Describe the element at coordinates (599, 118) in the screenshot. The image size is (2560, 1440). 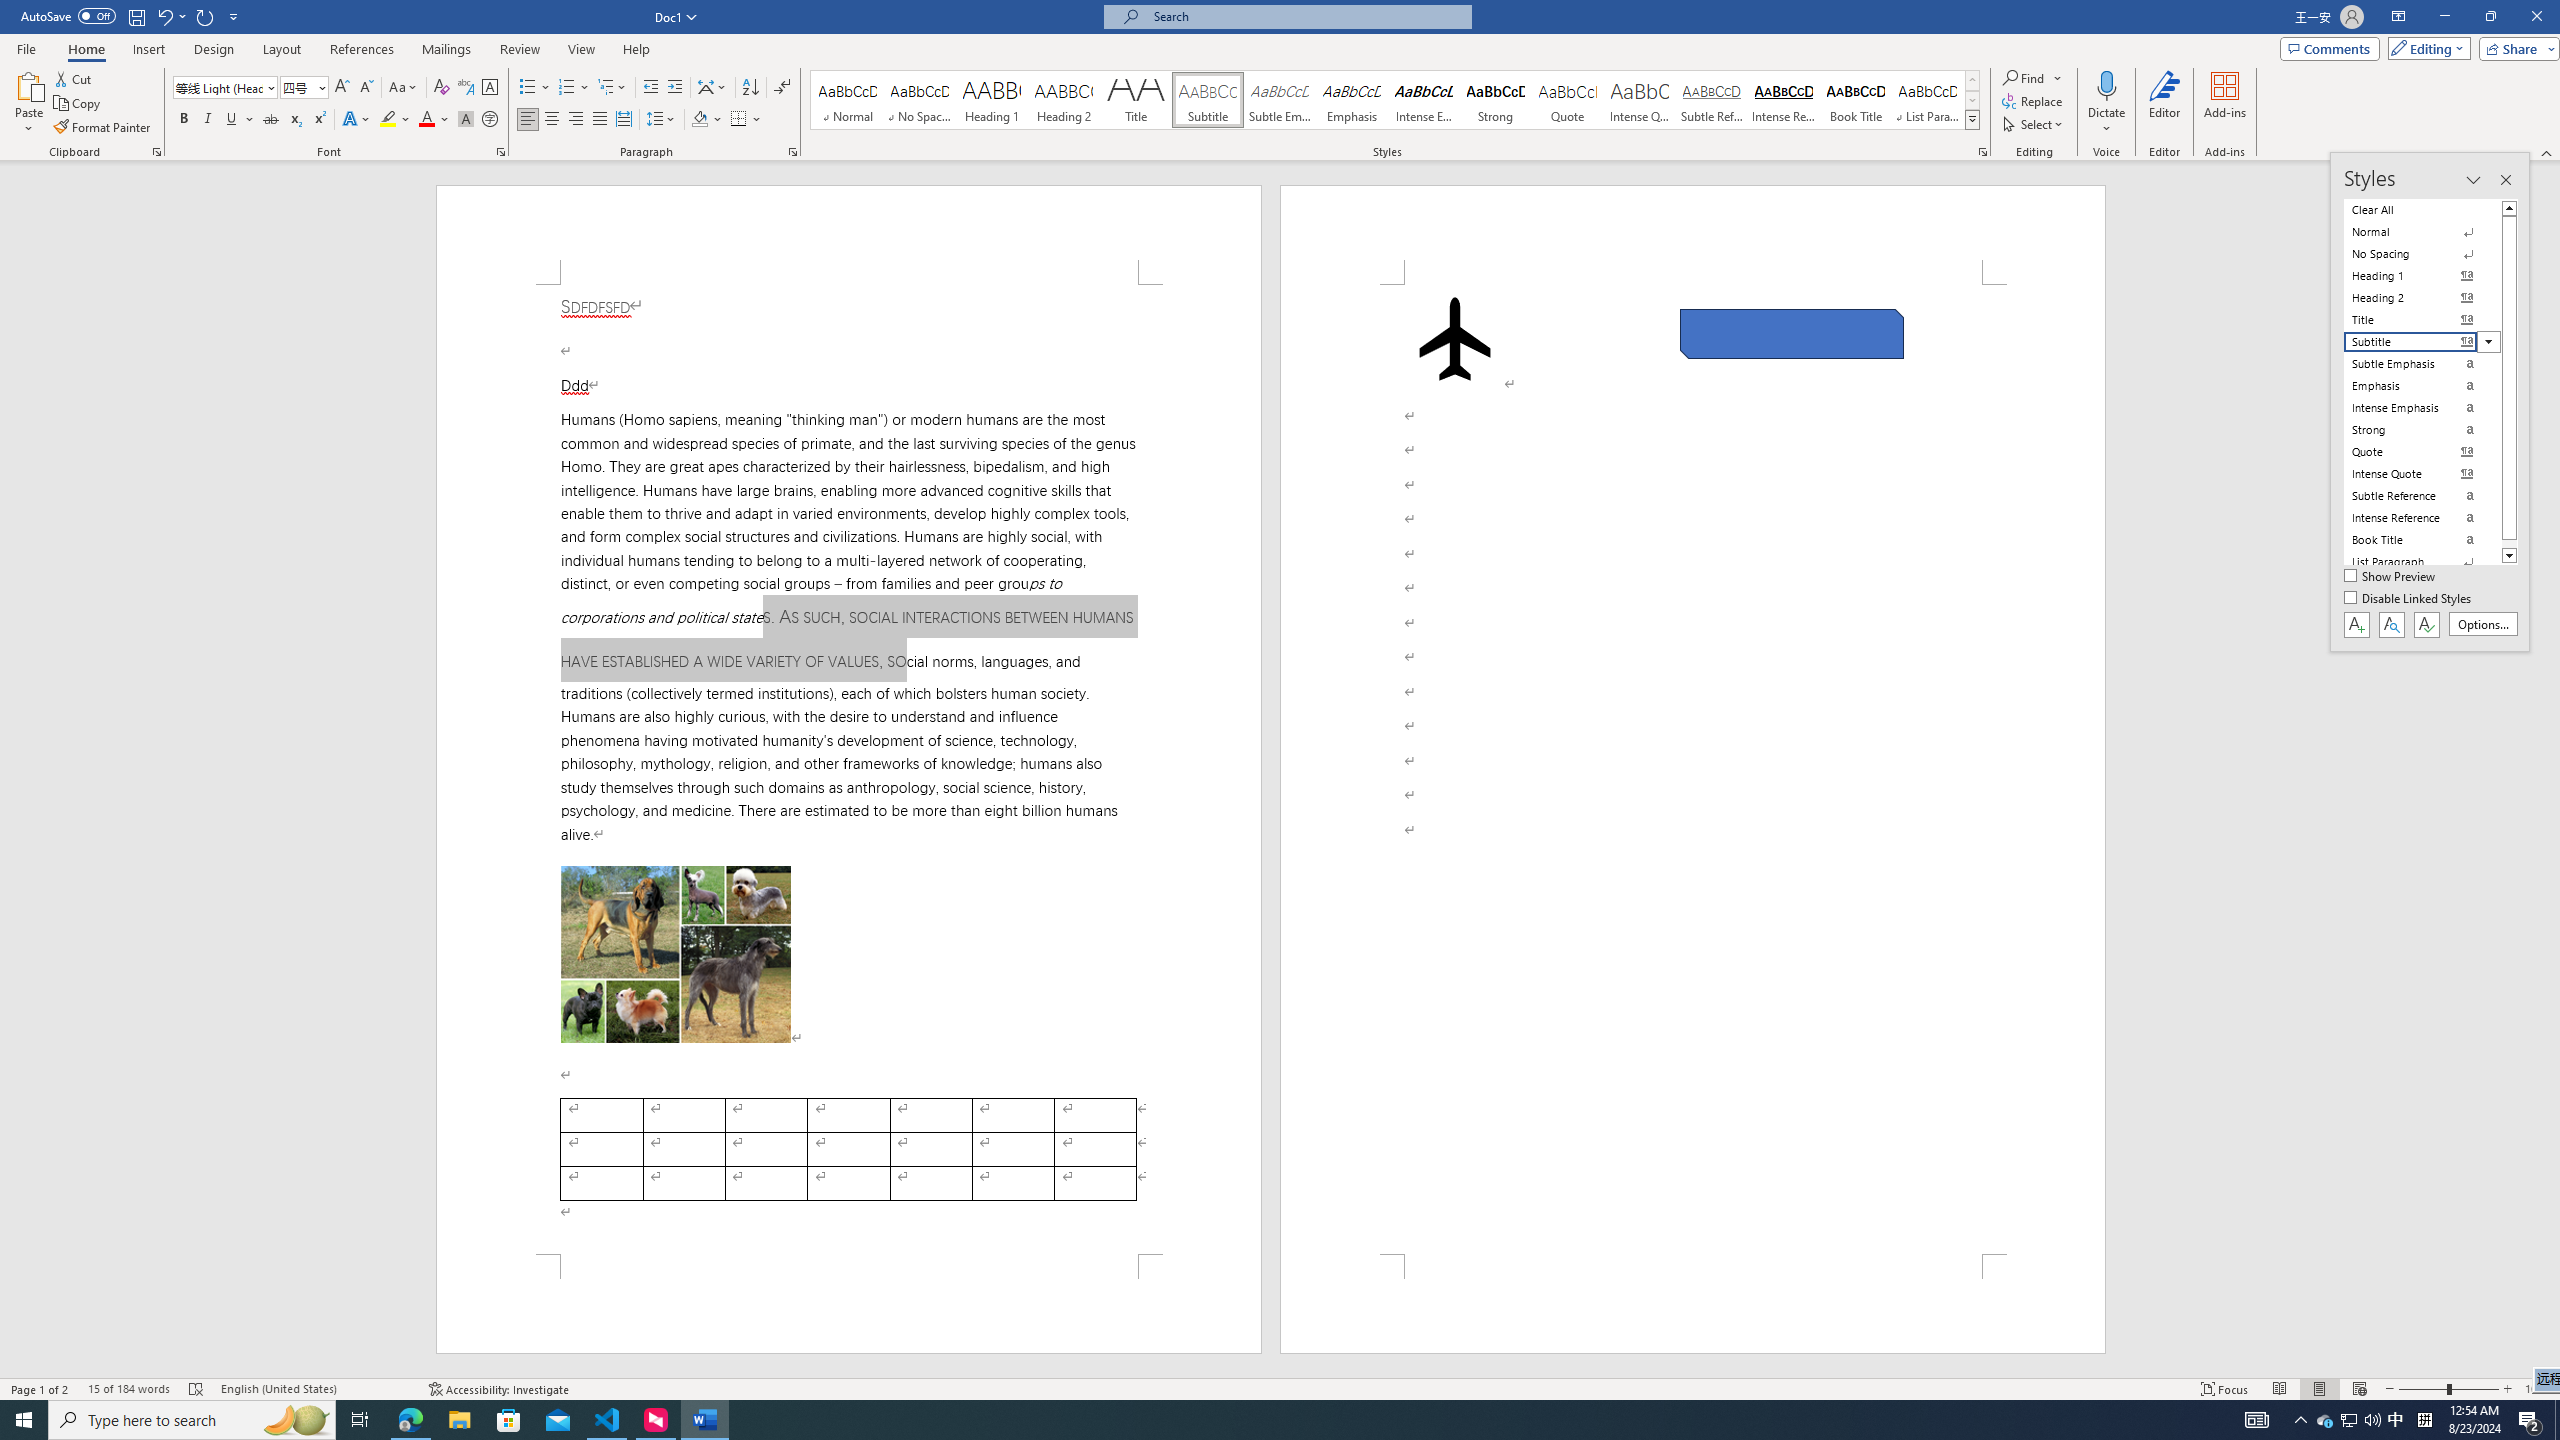
I see `'Justify'` at that location.